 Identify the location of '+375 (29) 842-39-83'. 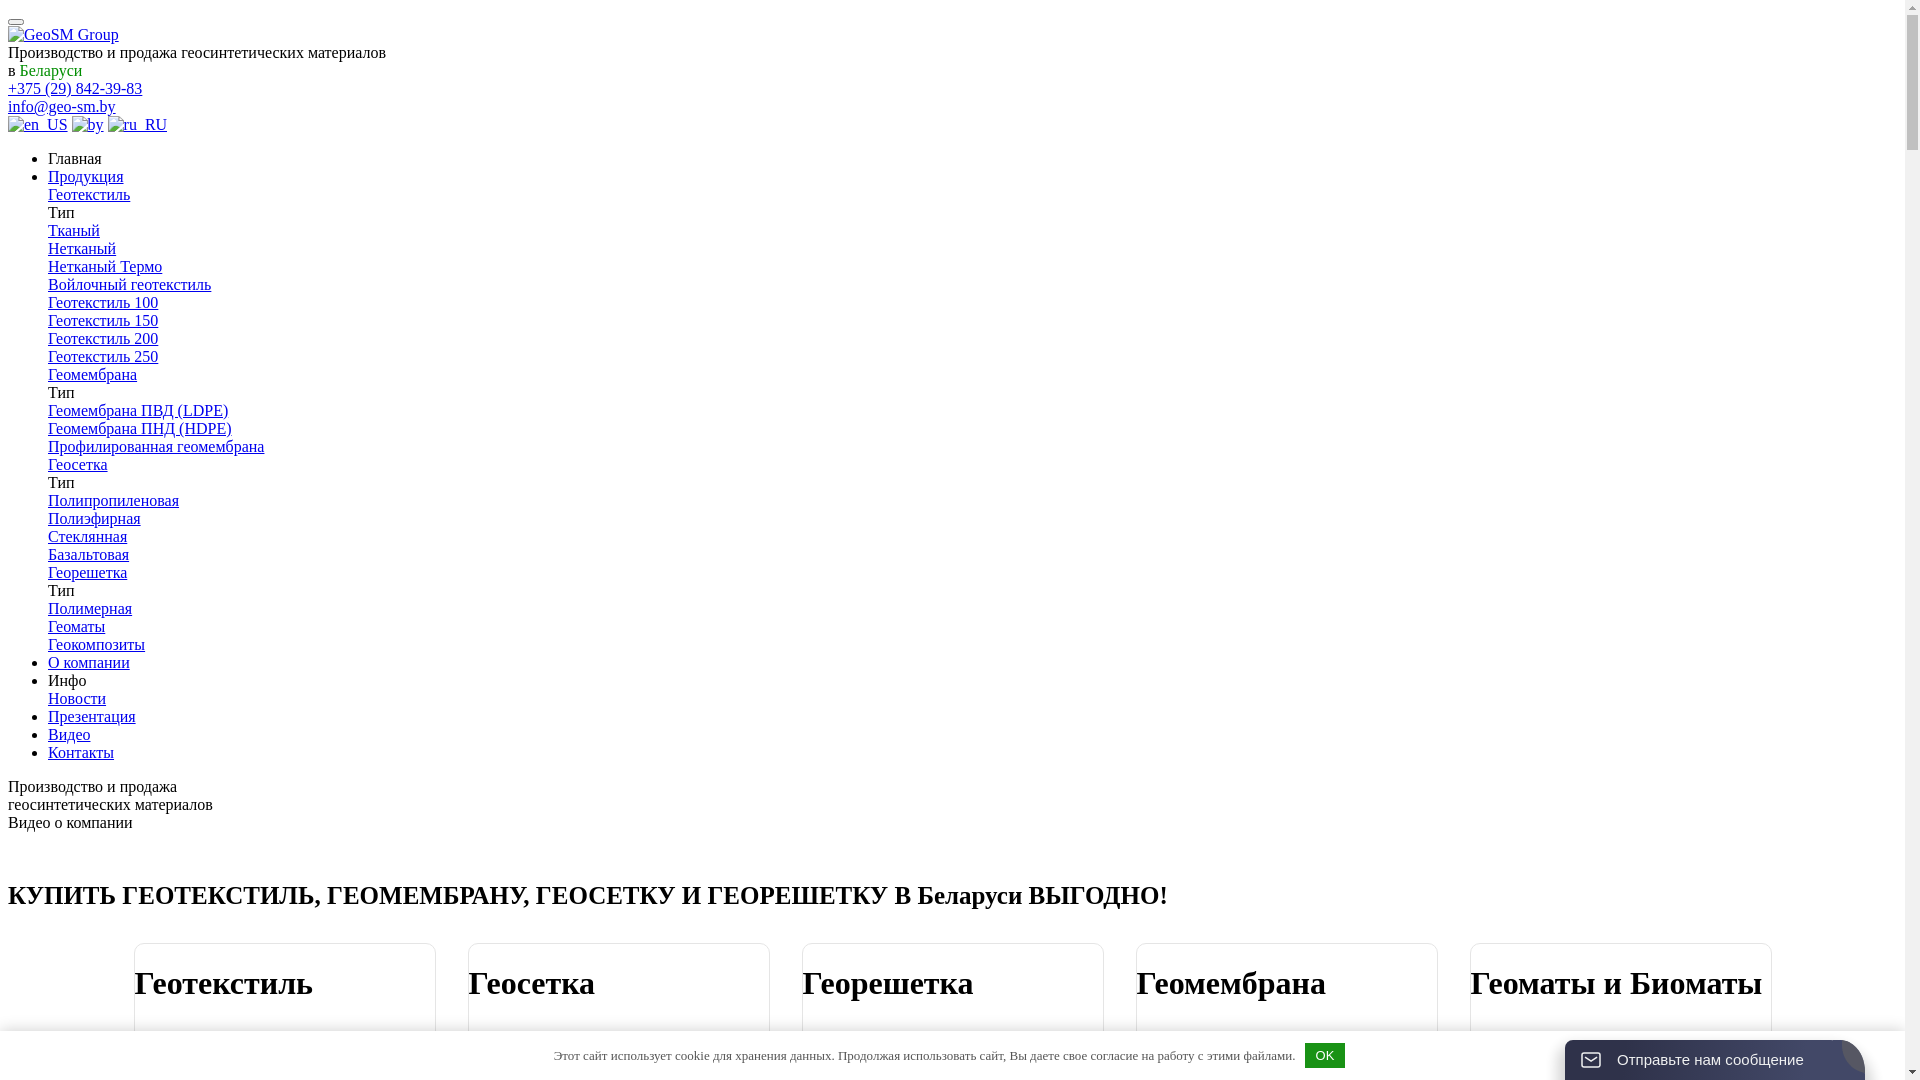
(8, 87).